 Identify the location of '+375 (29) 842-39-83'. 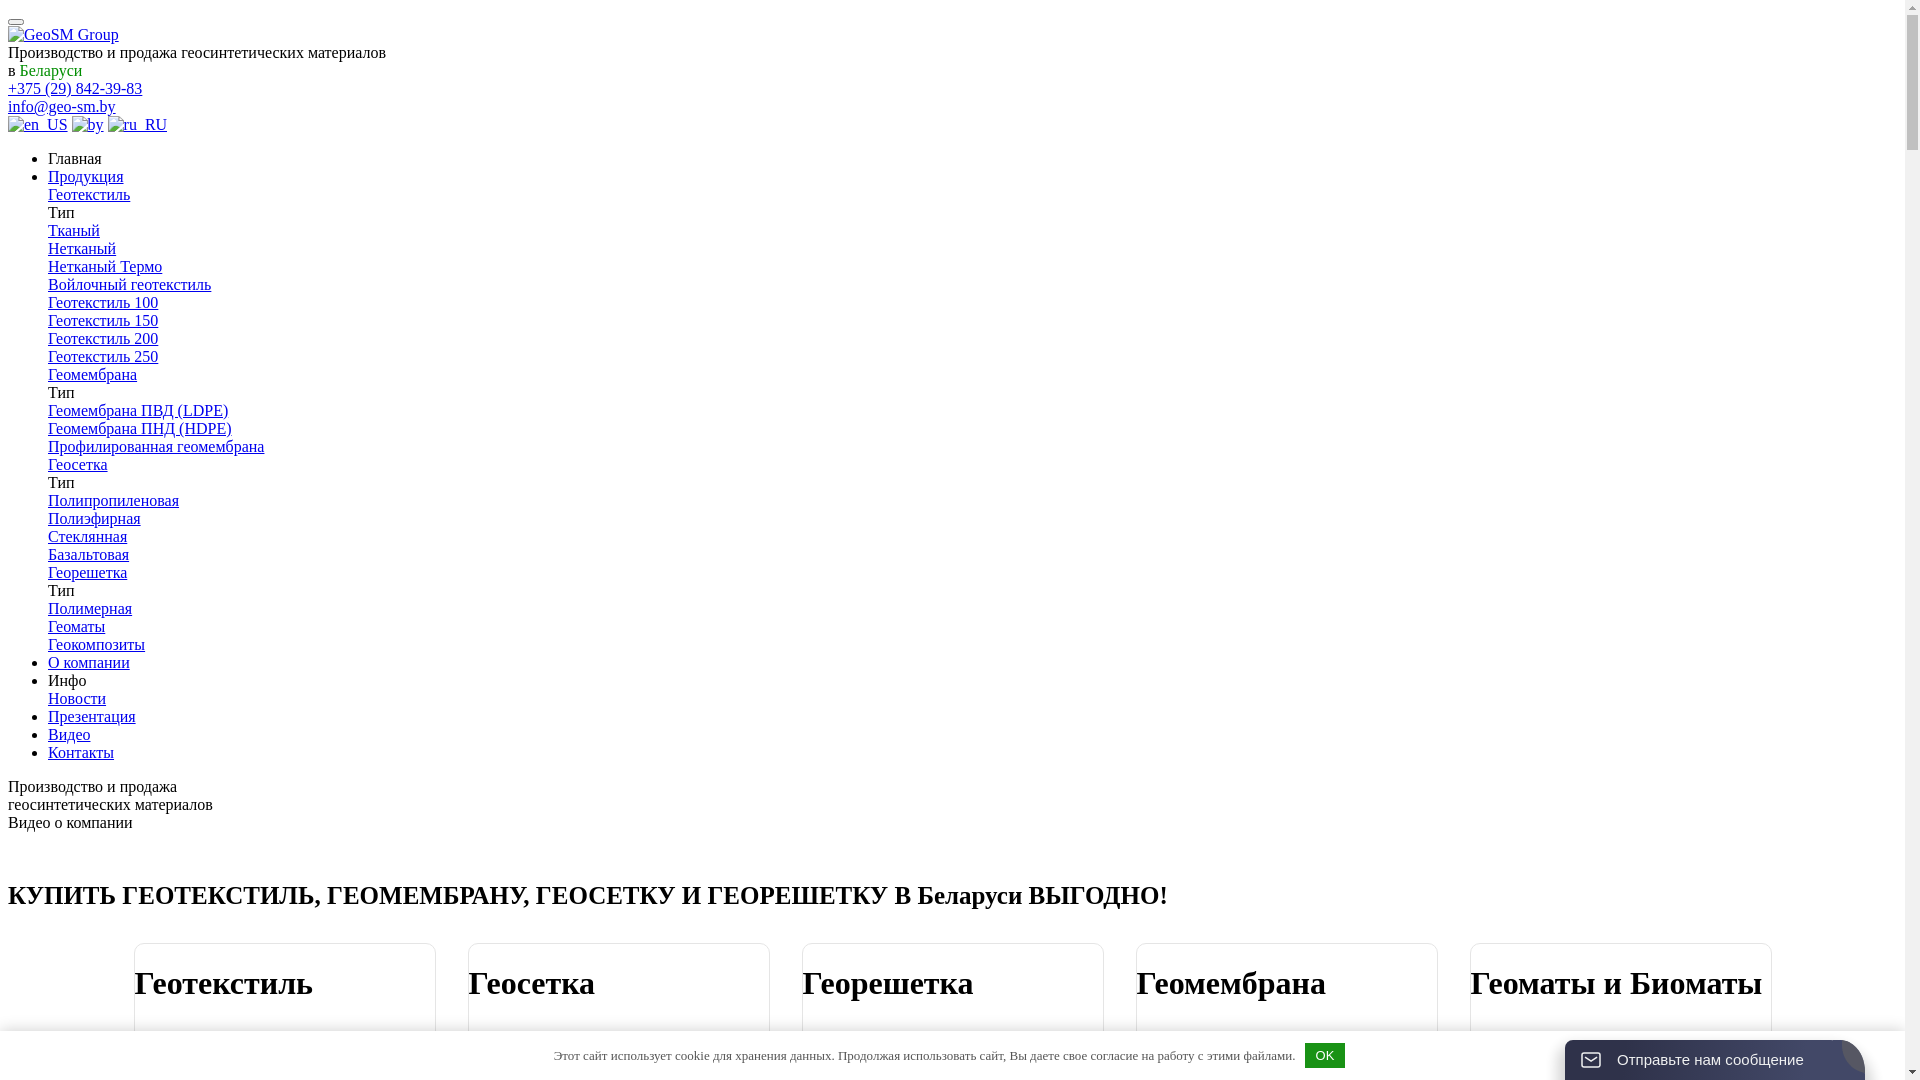
(8, 87).